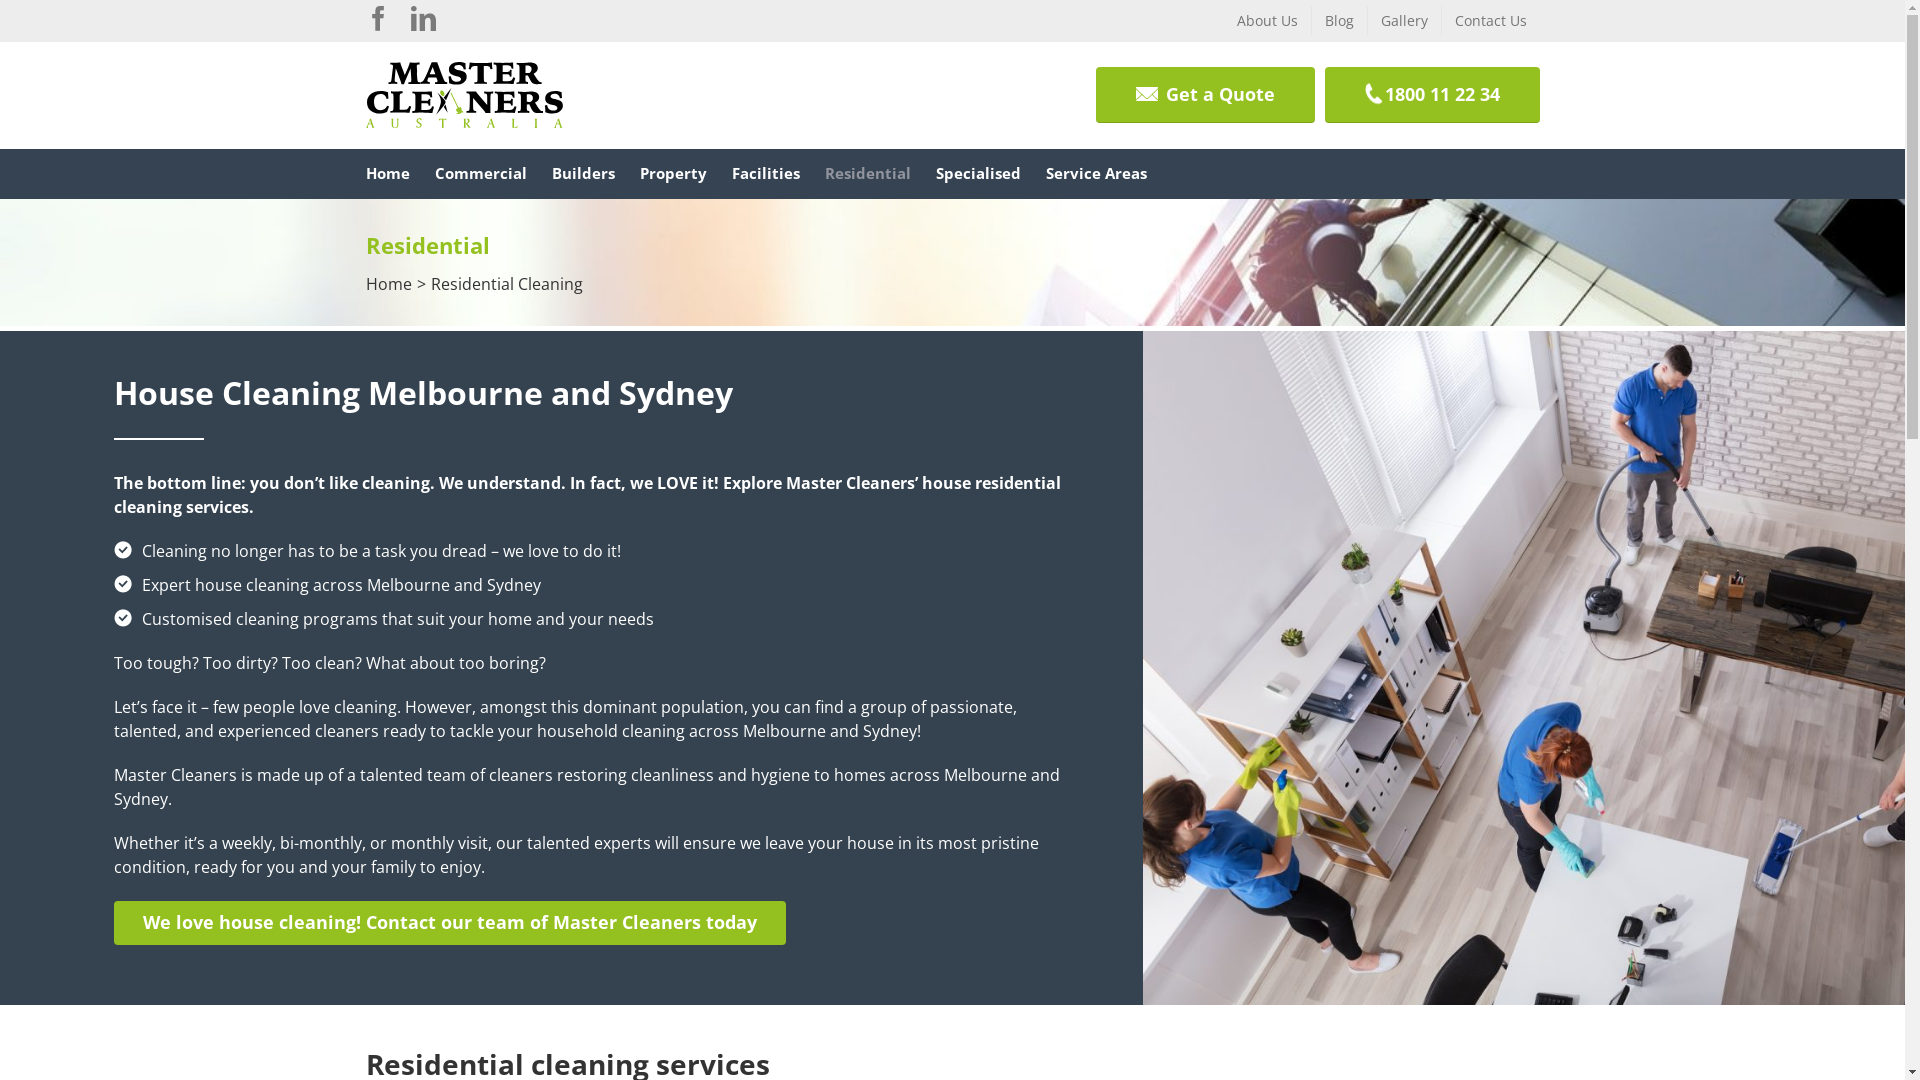 The image size is (1920, 1080). I want to click on 'Residential', so click(867, 172).